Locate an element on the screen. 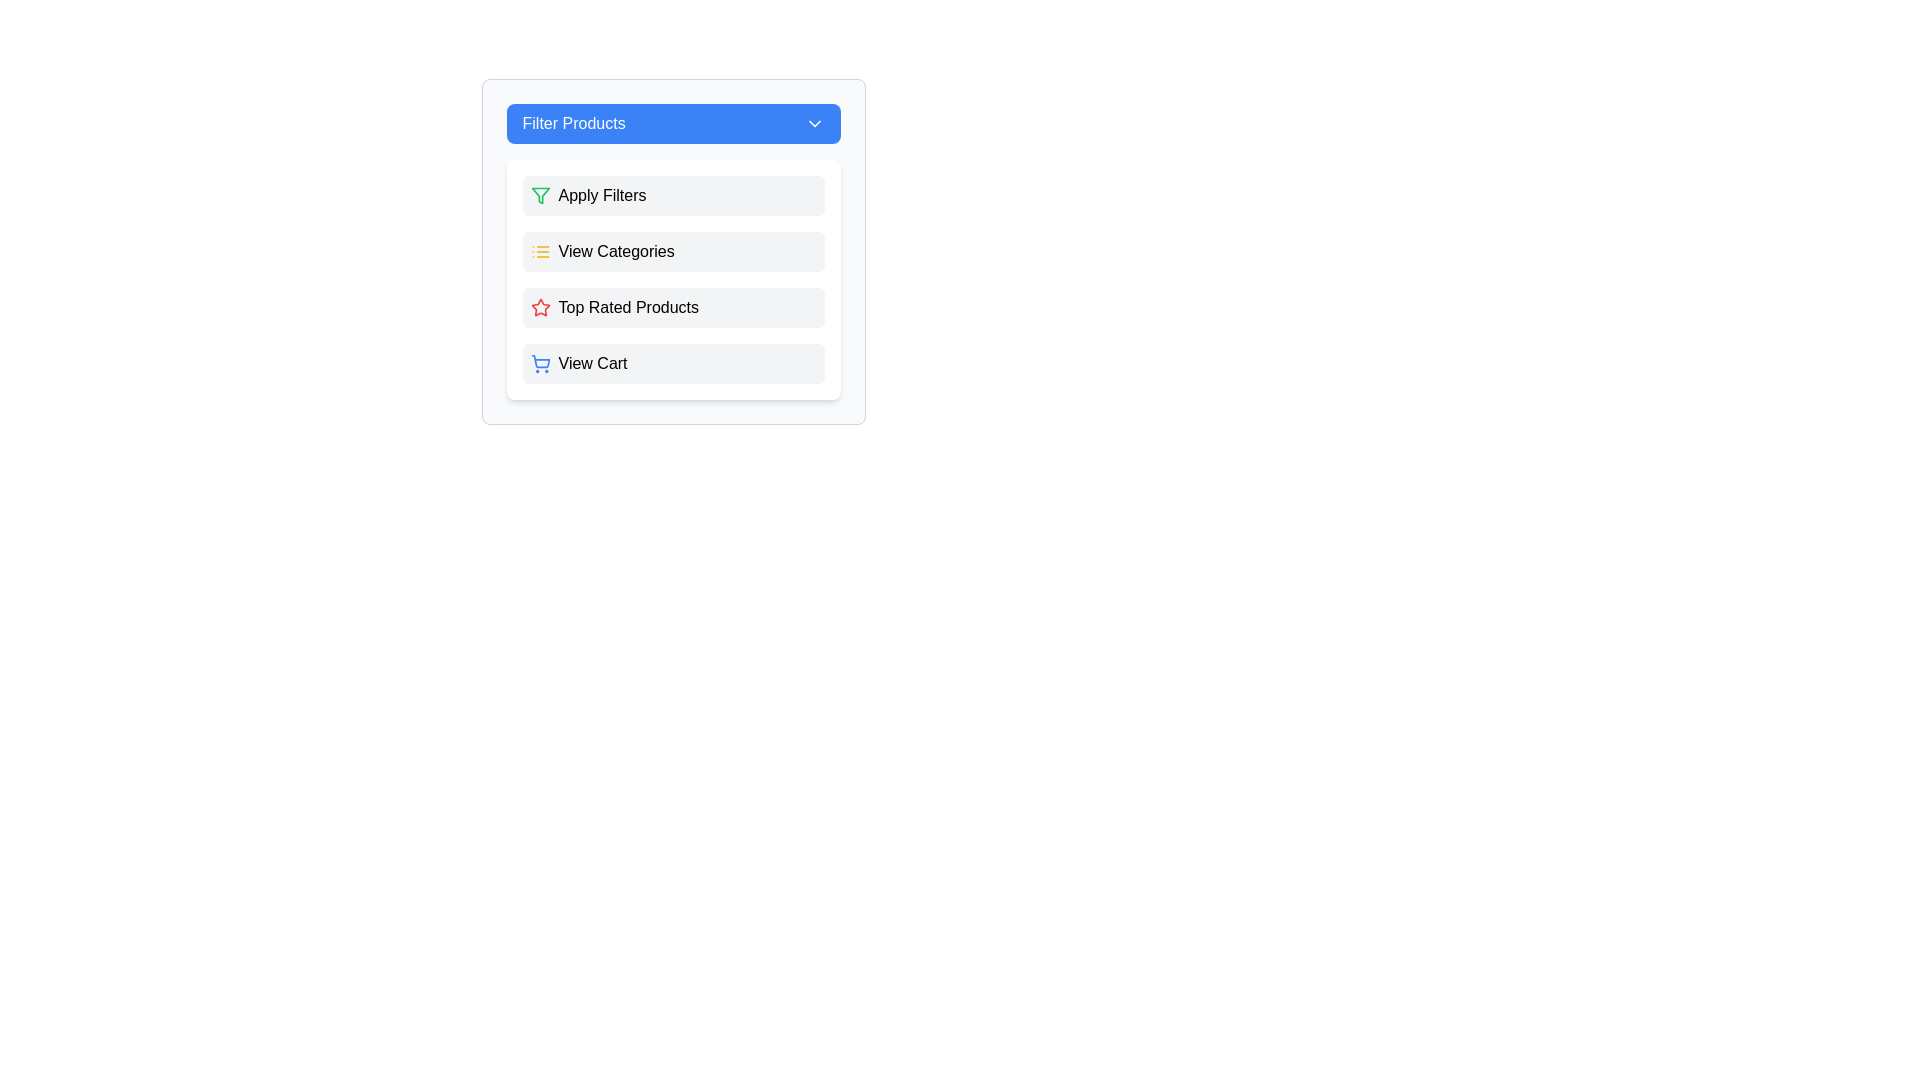 Image resolution: width=1920 pixels, height=1080 pixels. the button located at the bottom of the vertical group of options is located at coordinates (673, 363).